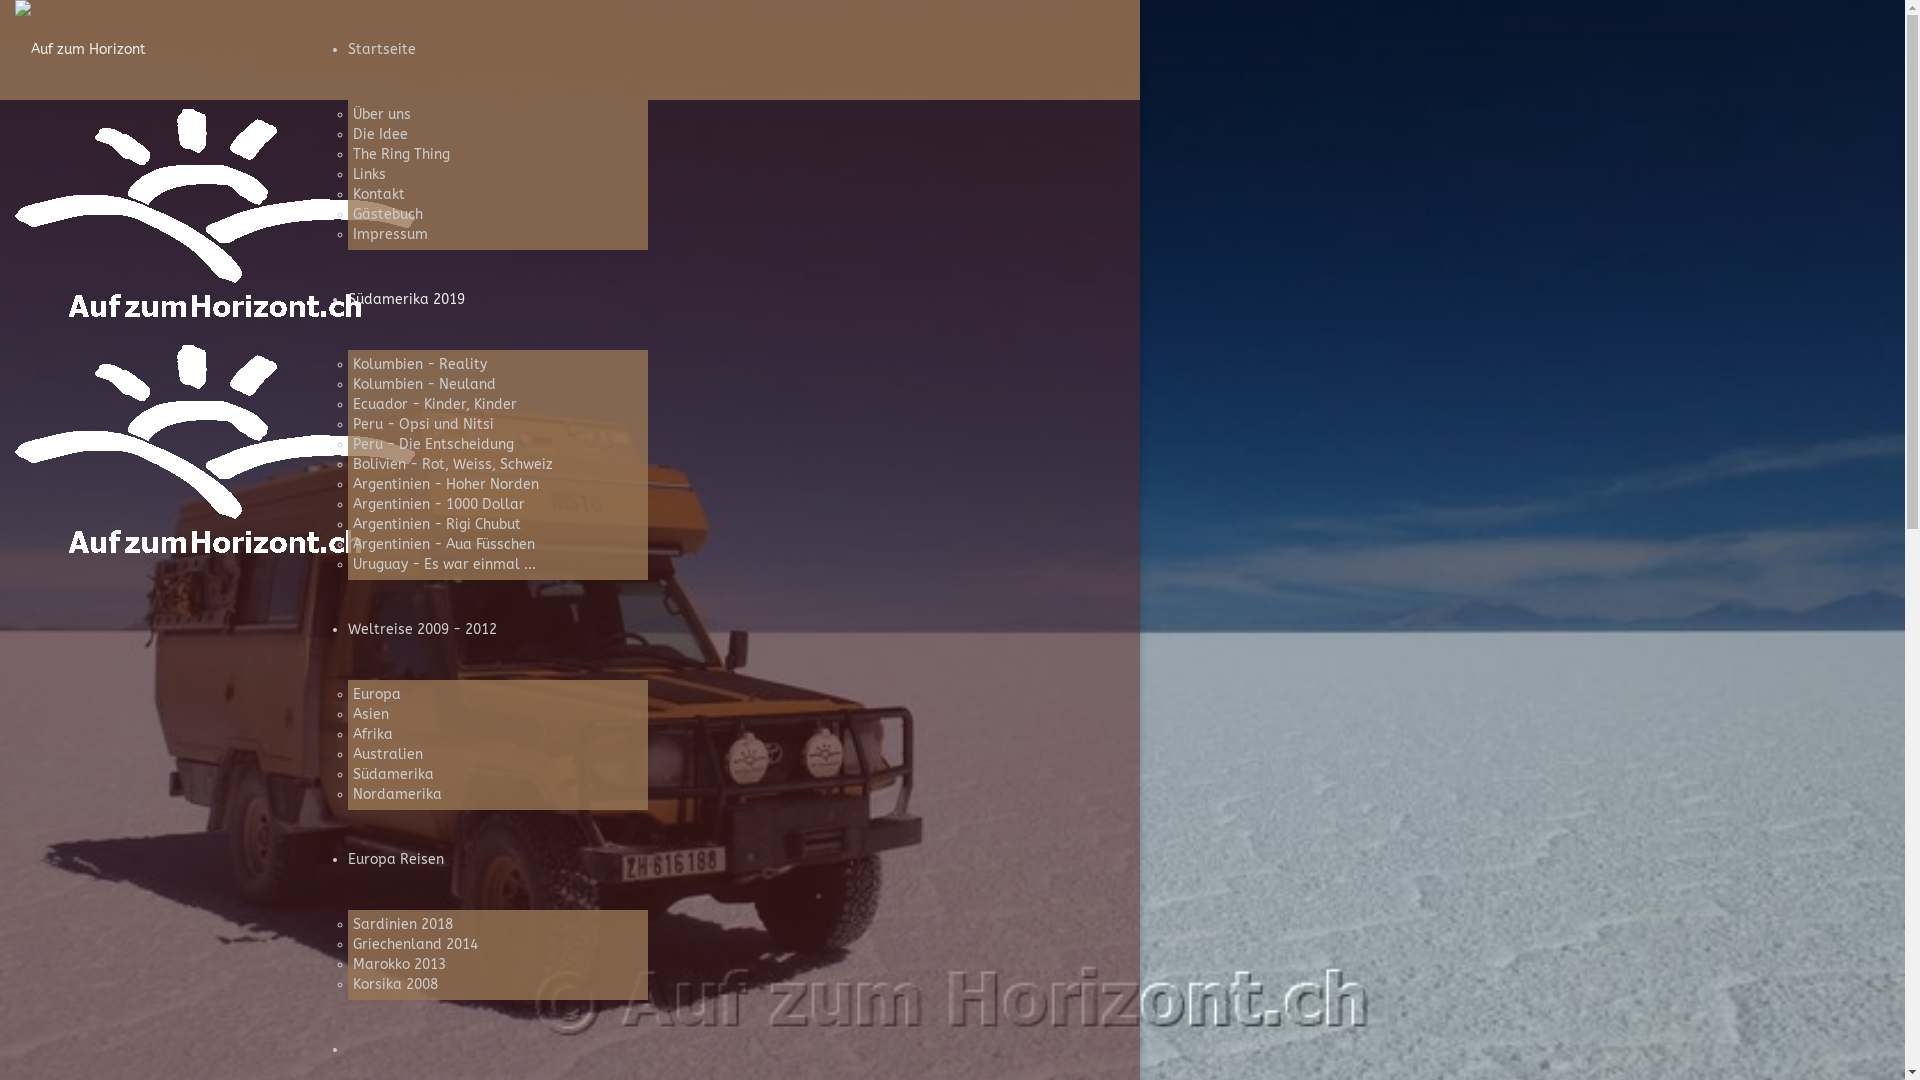 The image size is (1920, 1080). I want to click on 'Bolivien - Rot, Weiss, Schweiz', so click(351, 464).